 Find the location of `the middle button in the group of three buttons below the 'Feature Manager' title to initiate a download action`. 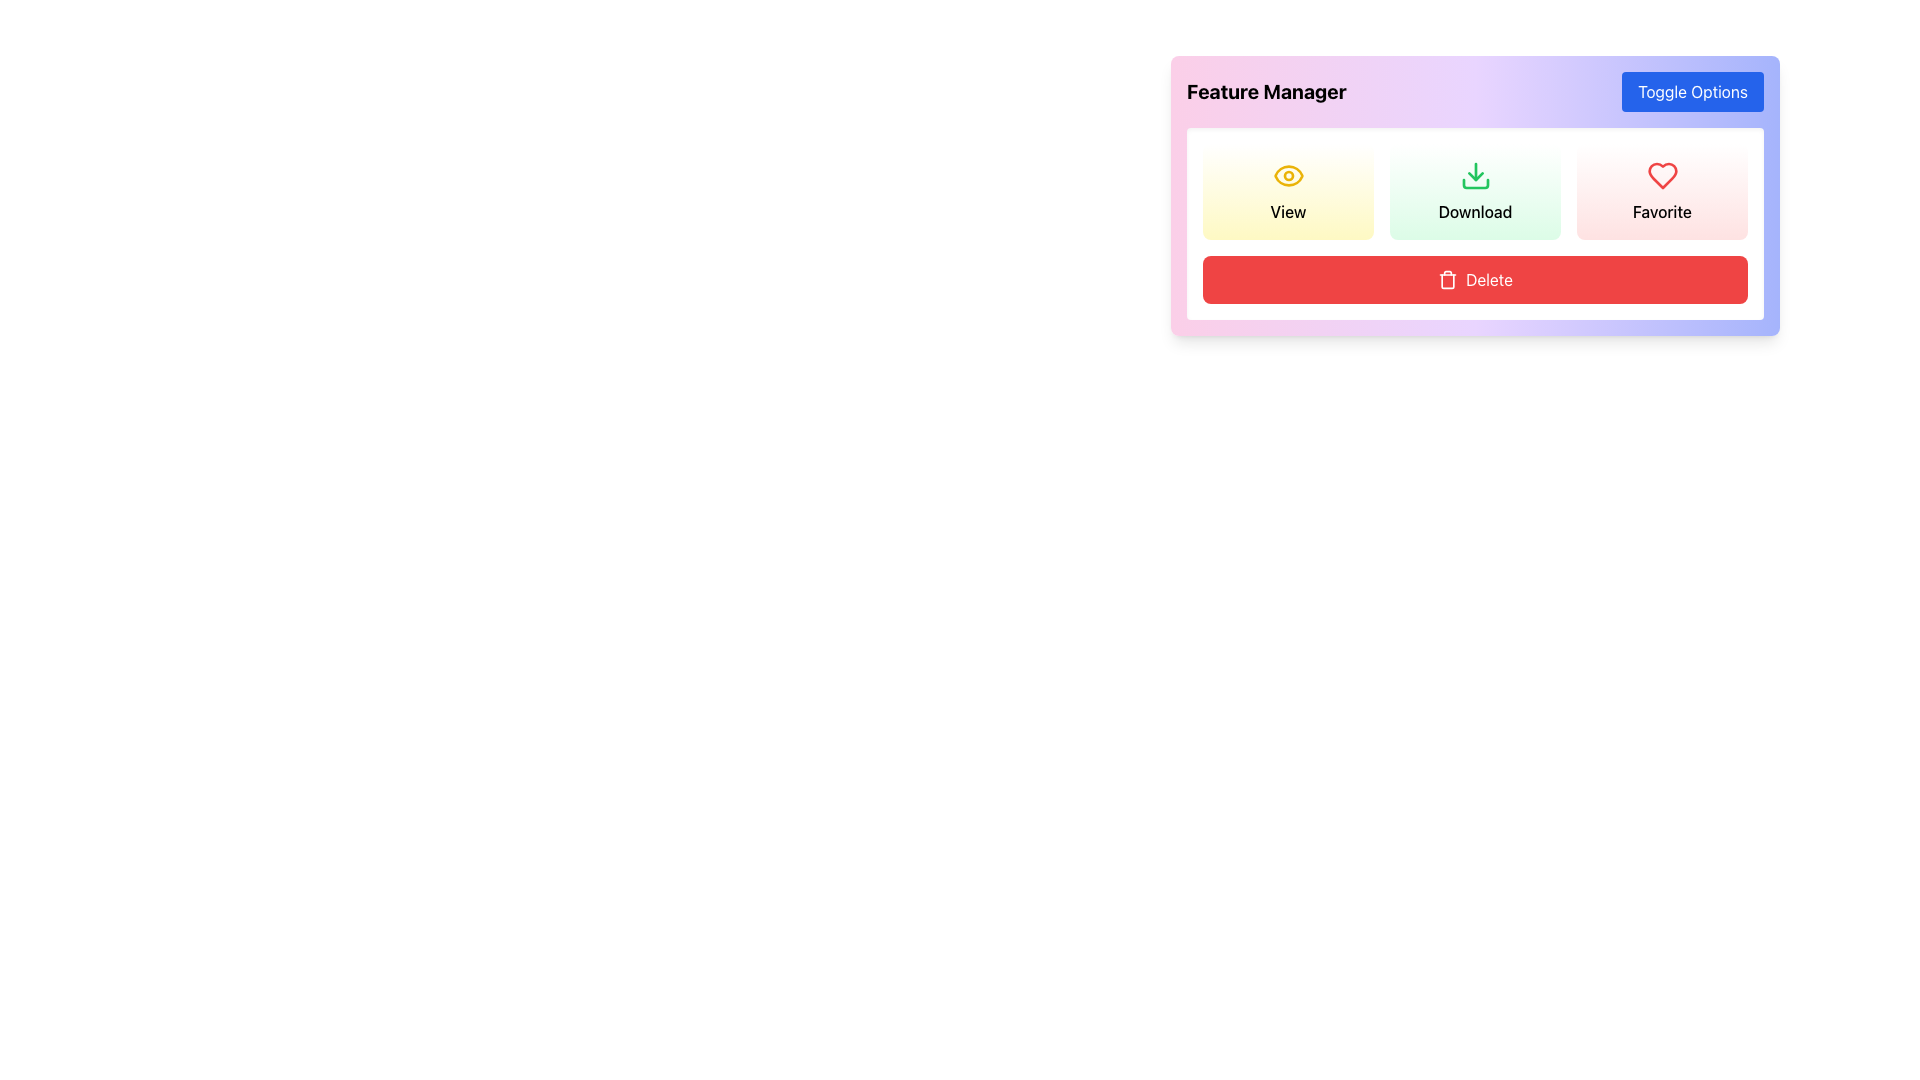

the middle button in the group of three buttons below the 'Feature Manager' title to initiate a download action is located at coordinates (1475, 196).